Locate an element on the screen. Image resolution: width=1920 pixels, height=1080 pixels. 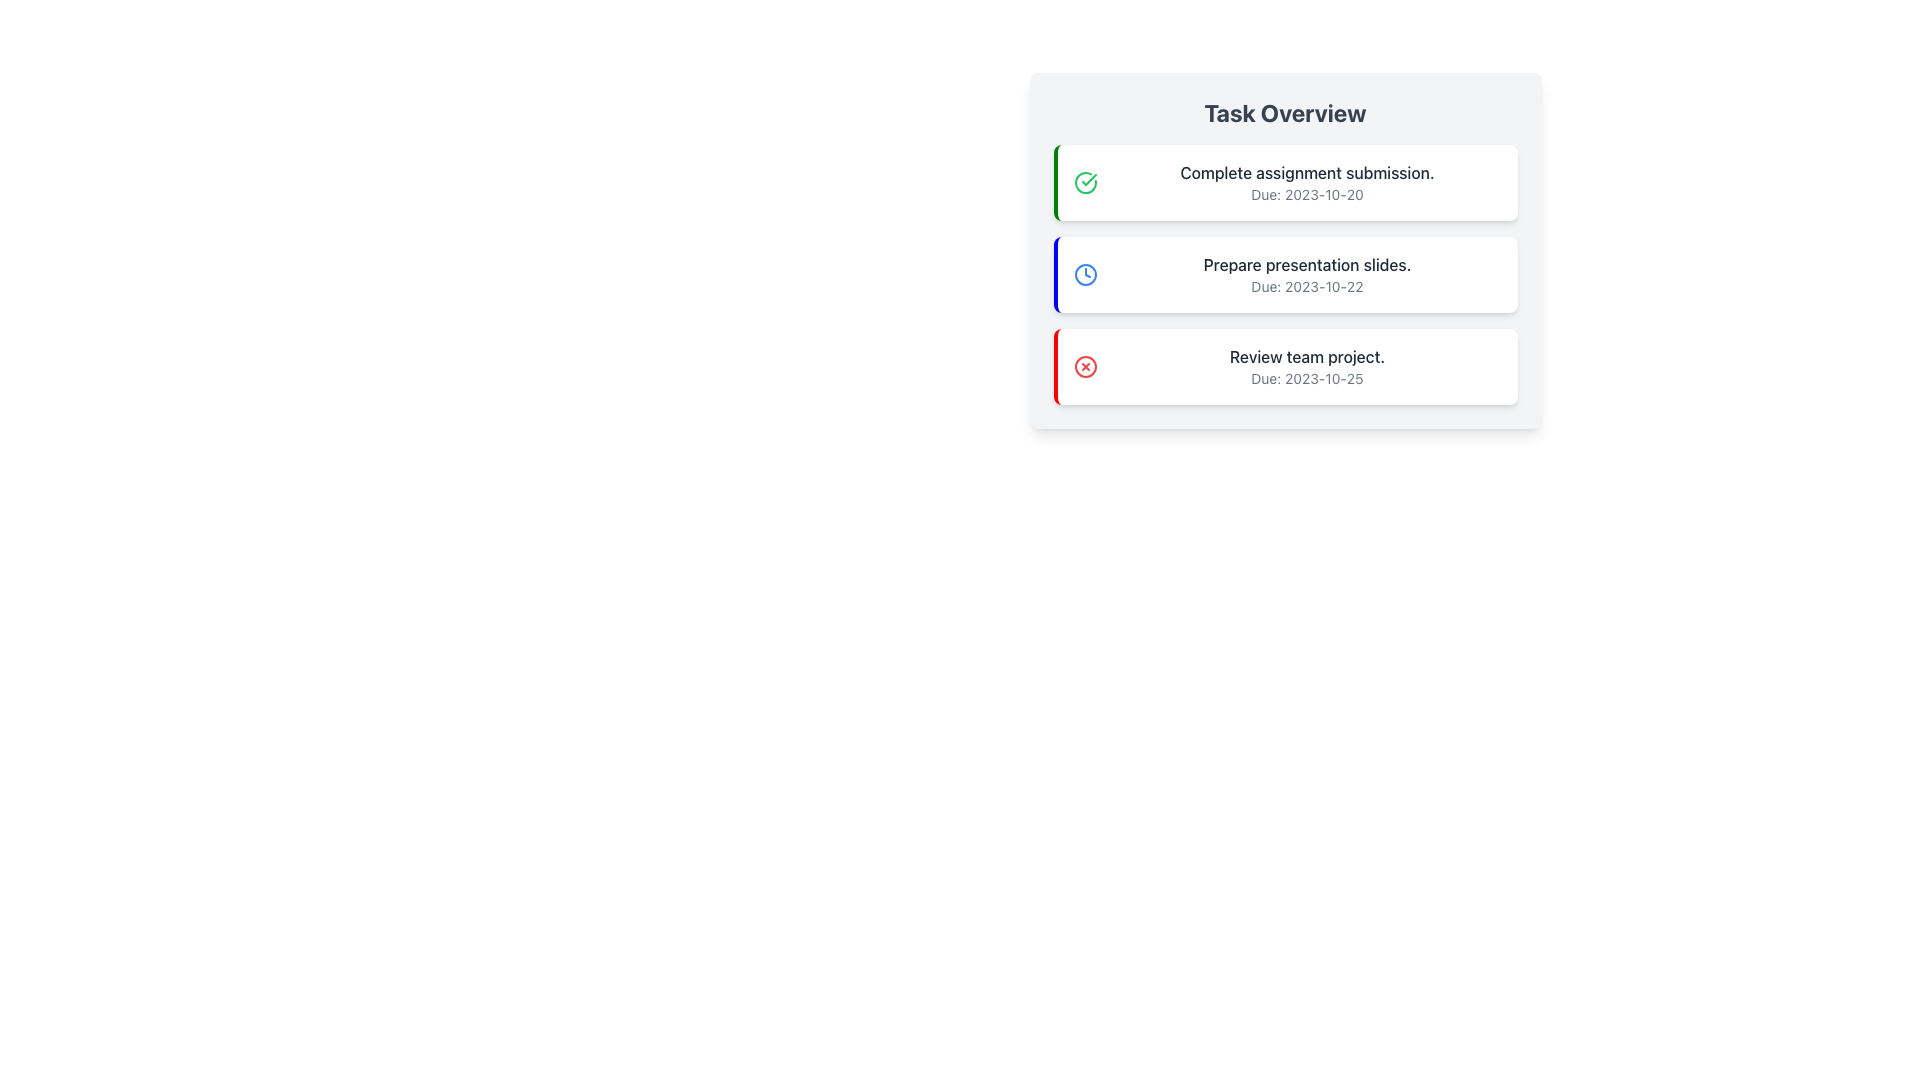
the time or due date icon located in the task card titled 'Prepare presentation slides' within the 'Task Overview' list, positioned to the far left of the text content is located at coordinates (1084, 274).